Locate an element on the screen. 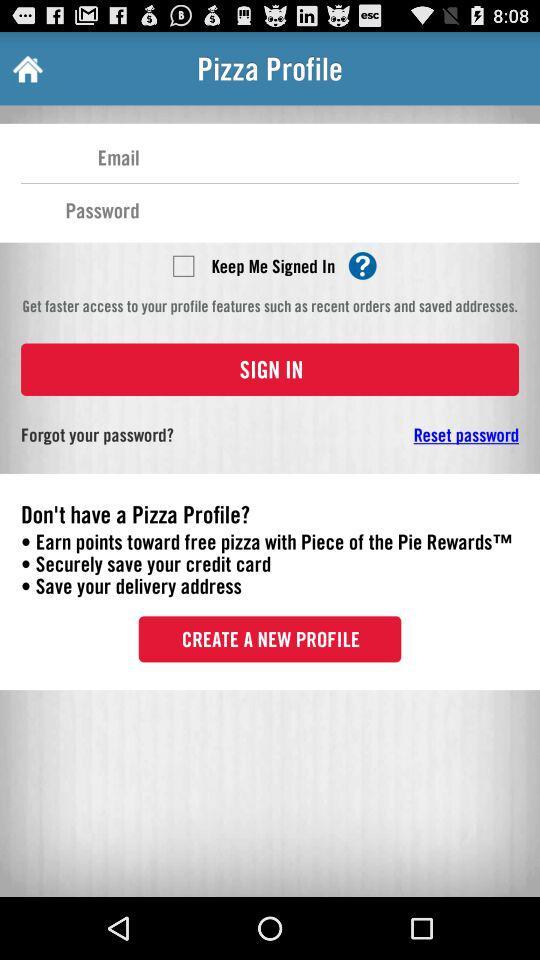  item to the left of pizza profile item is located at coordinates (25, 68).